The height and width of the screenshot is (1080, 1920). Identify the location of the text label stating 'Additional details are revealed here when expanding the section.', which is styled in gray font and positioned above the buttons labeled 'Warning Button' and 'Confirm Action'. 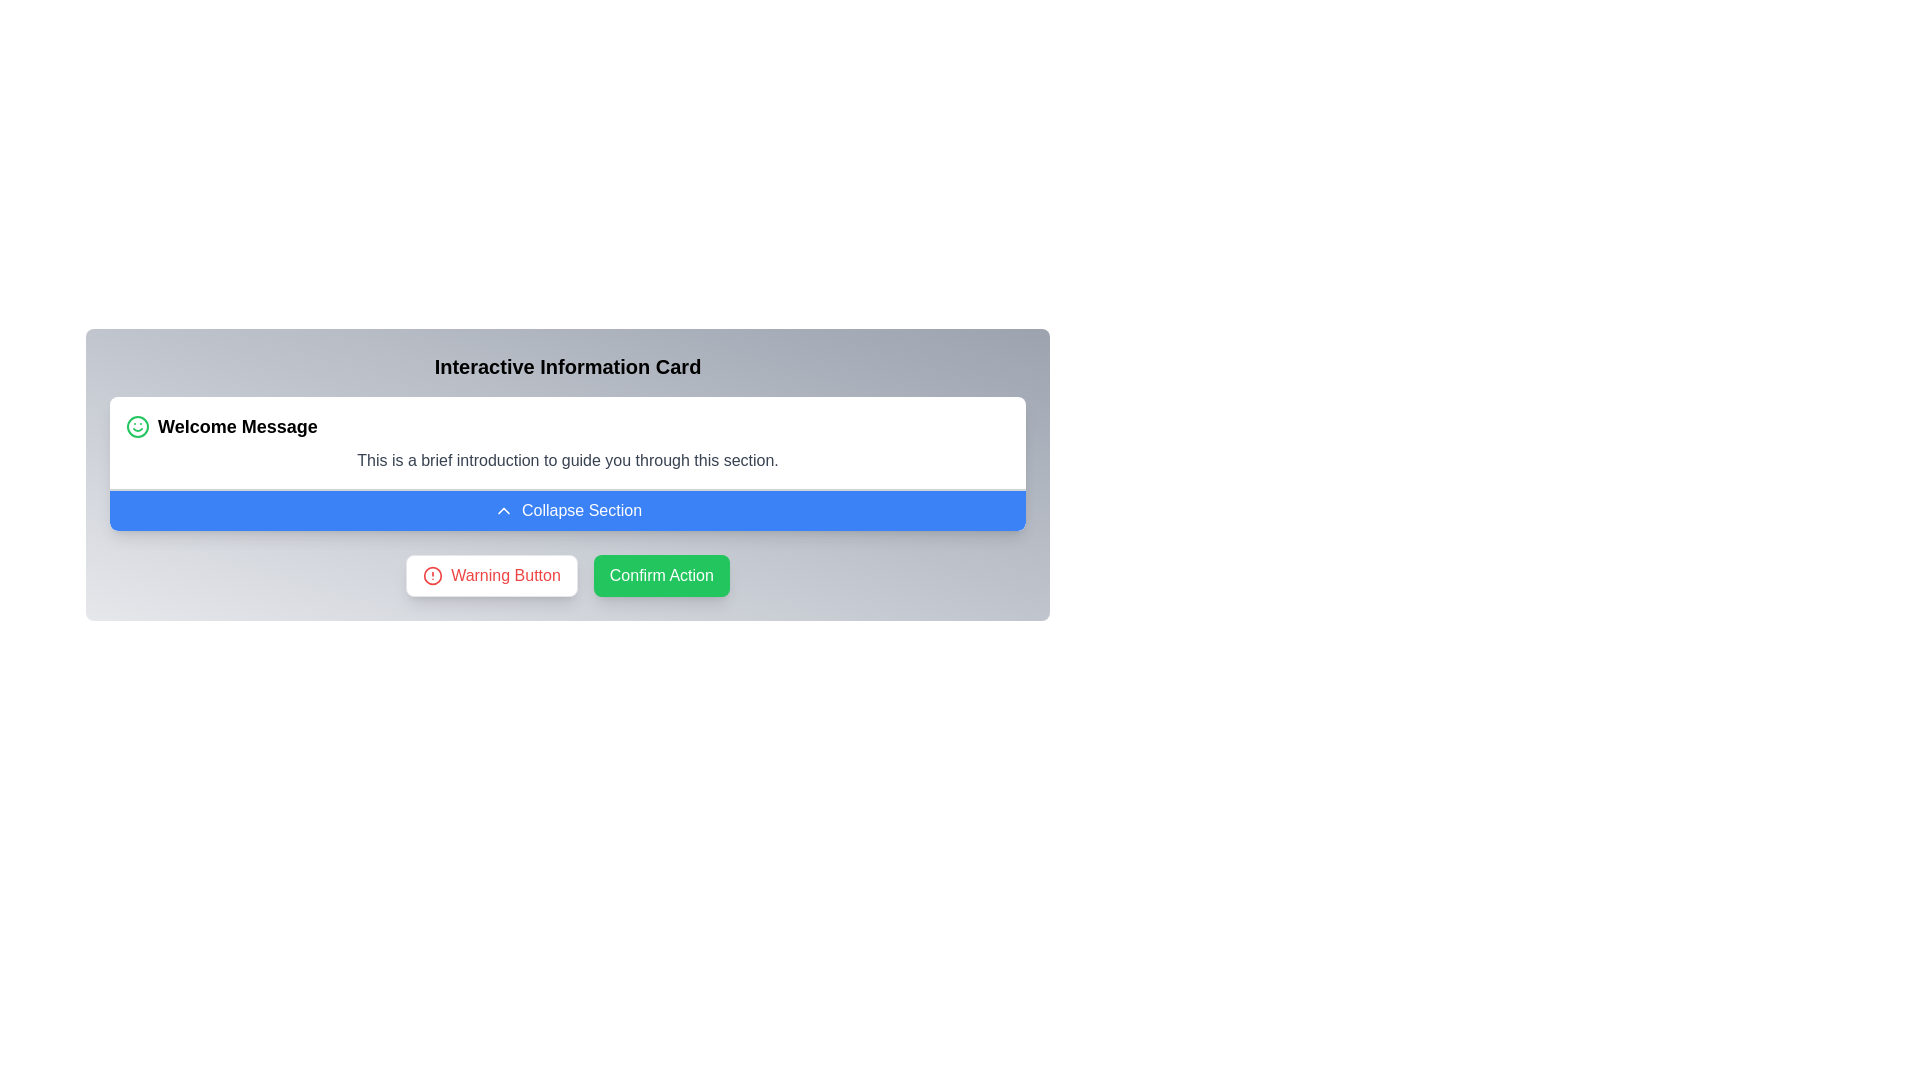
(566, 559).